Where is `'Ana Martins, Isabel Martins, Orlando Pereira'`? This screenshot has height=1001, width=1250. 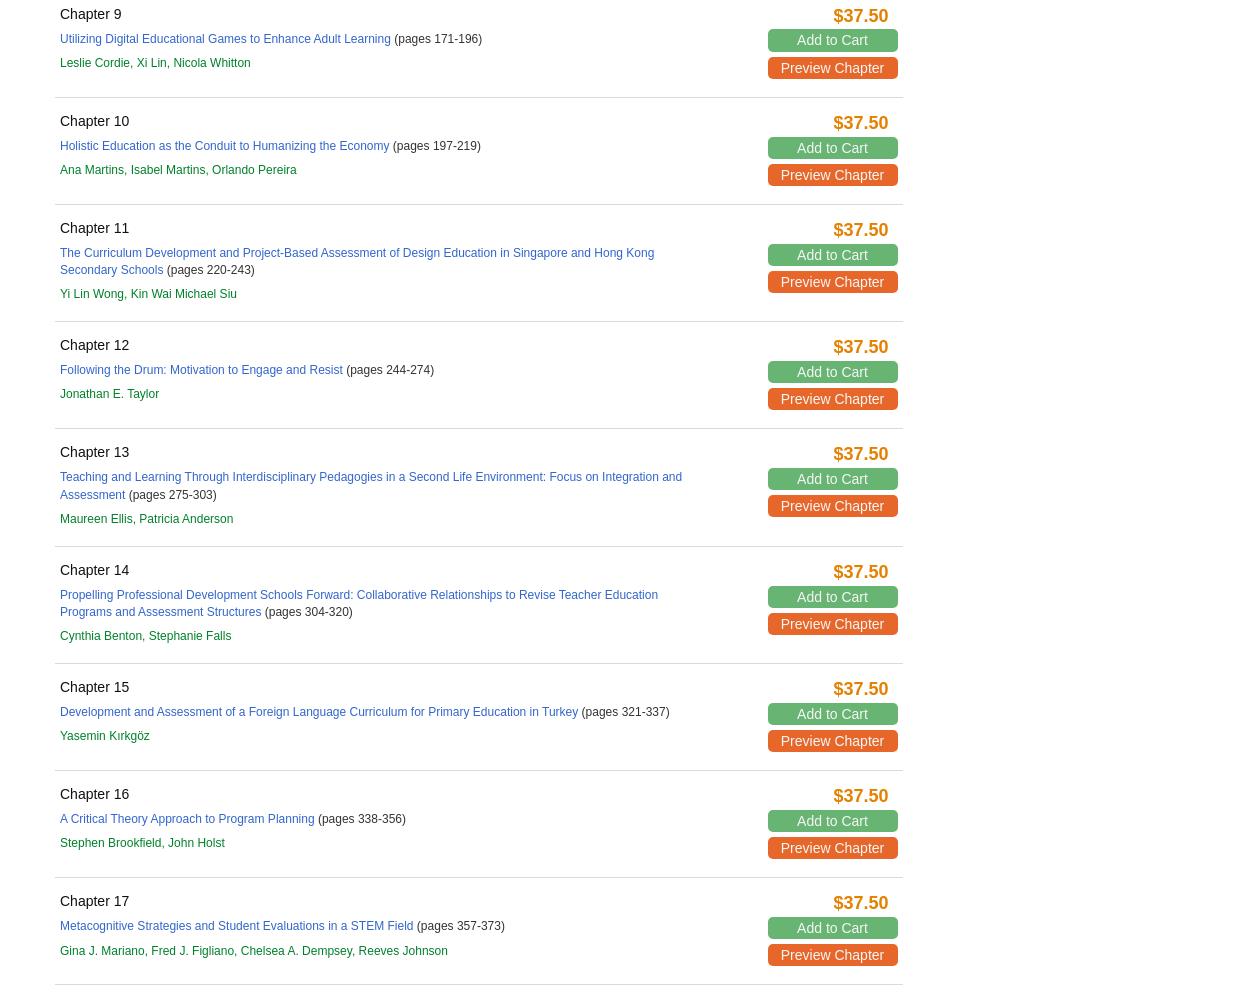
'Ana Martins, Isabel Martins, Orlando Pereira' is located at coordinates (178, 168).